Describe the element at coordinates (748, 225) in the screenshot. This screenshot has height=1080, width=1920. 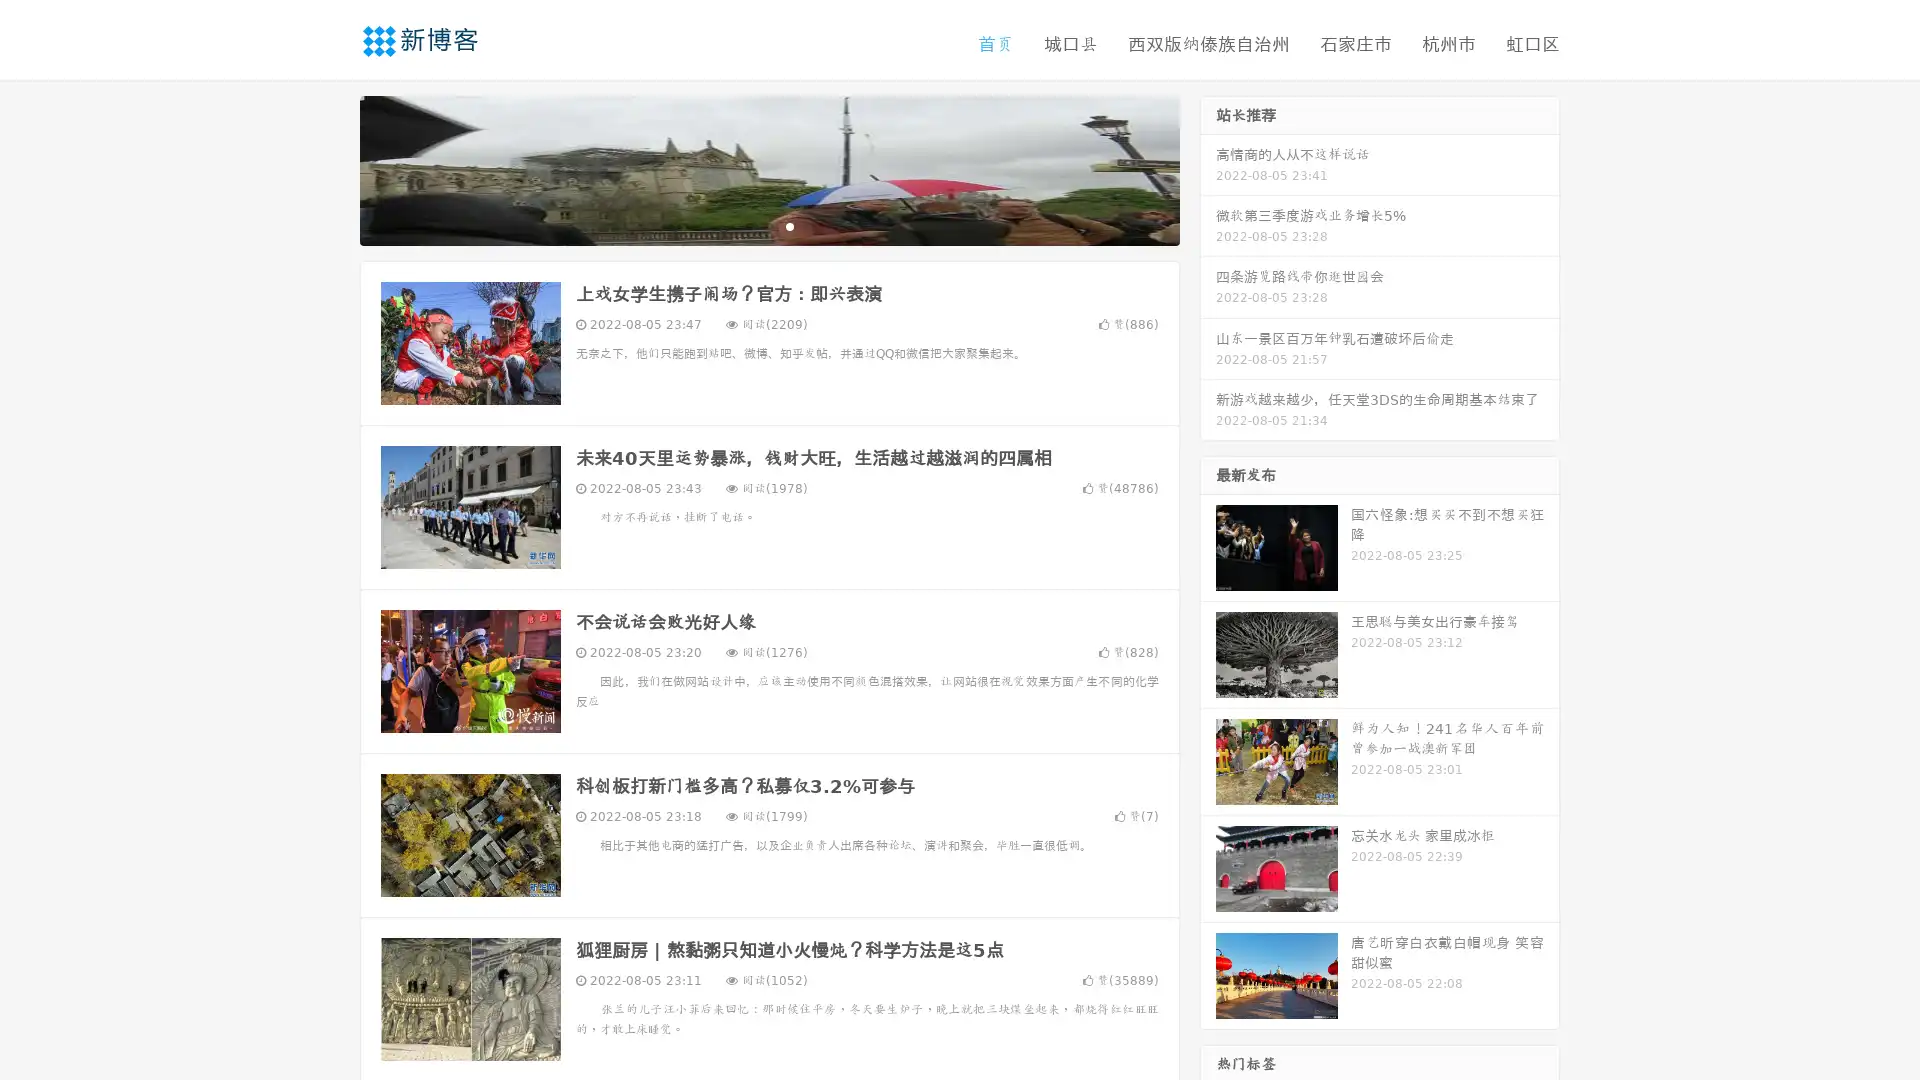
I see `Go to slide 1` at that location.